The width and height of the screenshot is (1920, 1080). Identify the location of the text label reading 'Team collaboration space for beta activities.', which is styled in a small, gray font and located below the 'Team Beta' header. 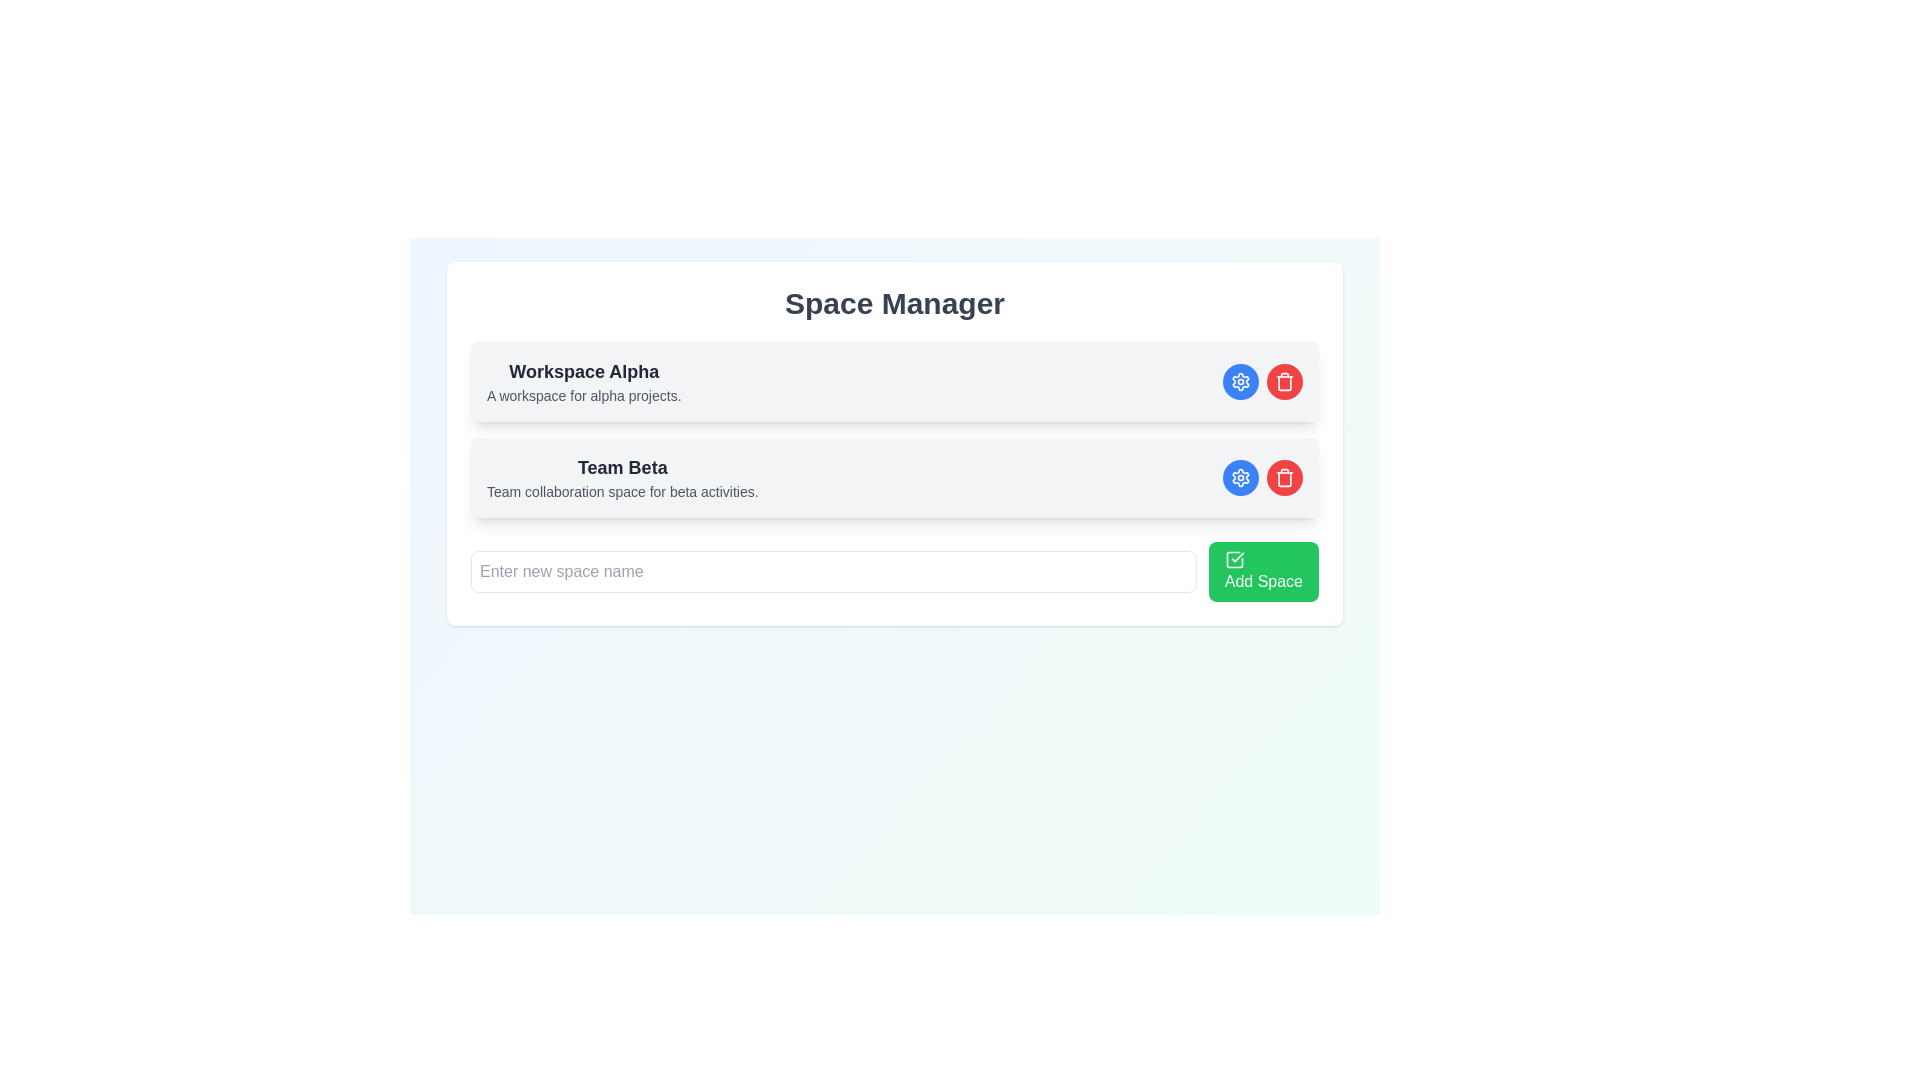
(621, 492).